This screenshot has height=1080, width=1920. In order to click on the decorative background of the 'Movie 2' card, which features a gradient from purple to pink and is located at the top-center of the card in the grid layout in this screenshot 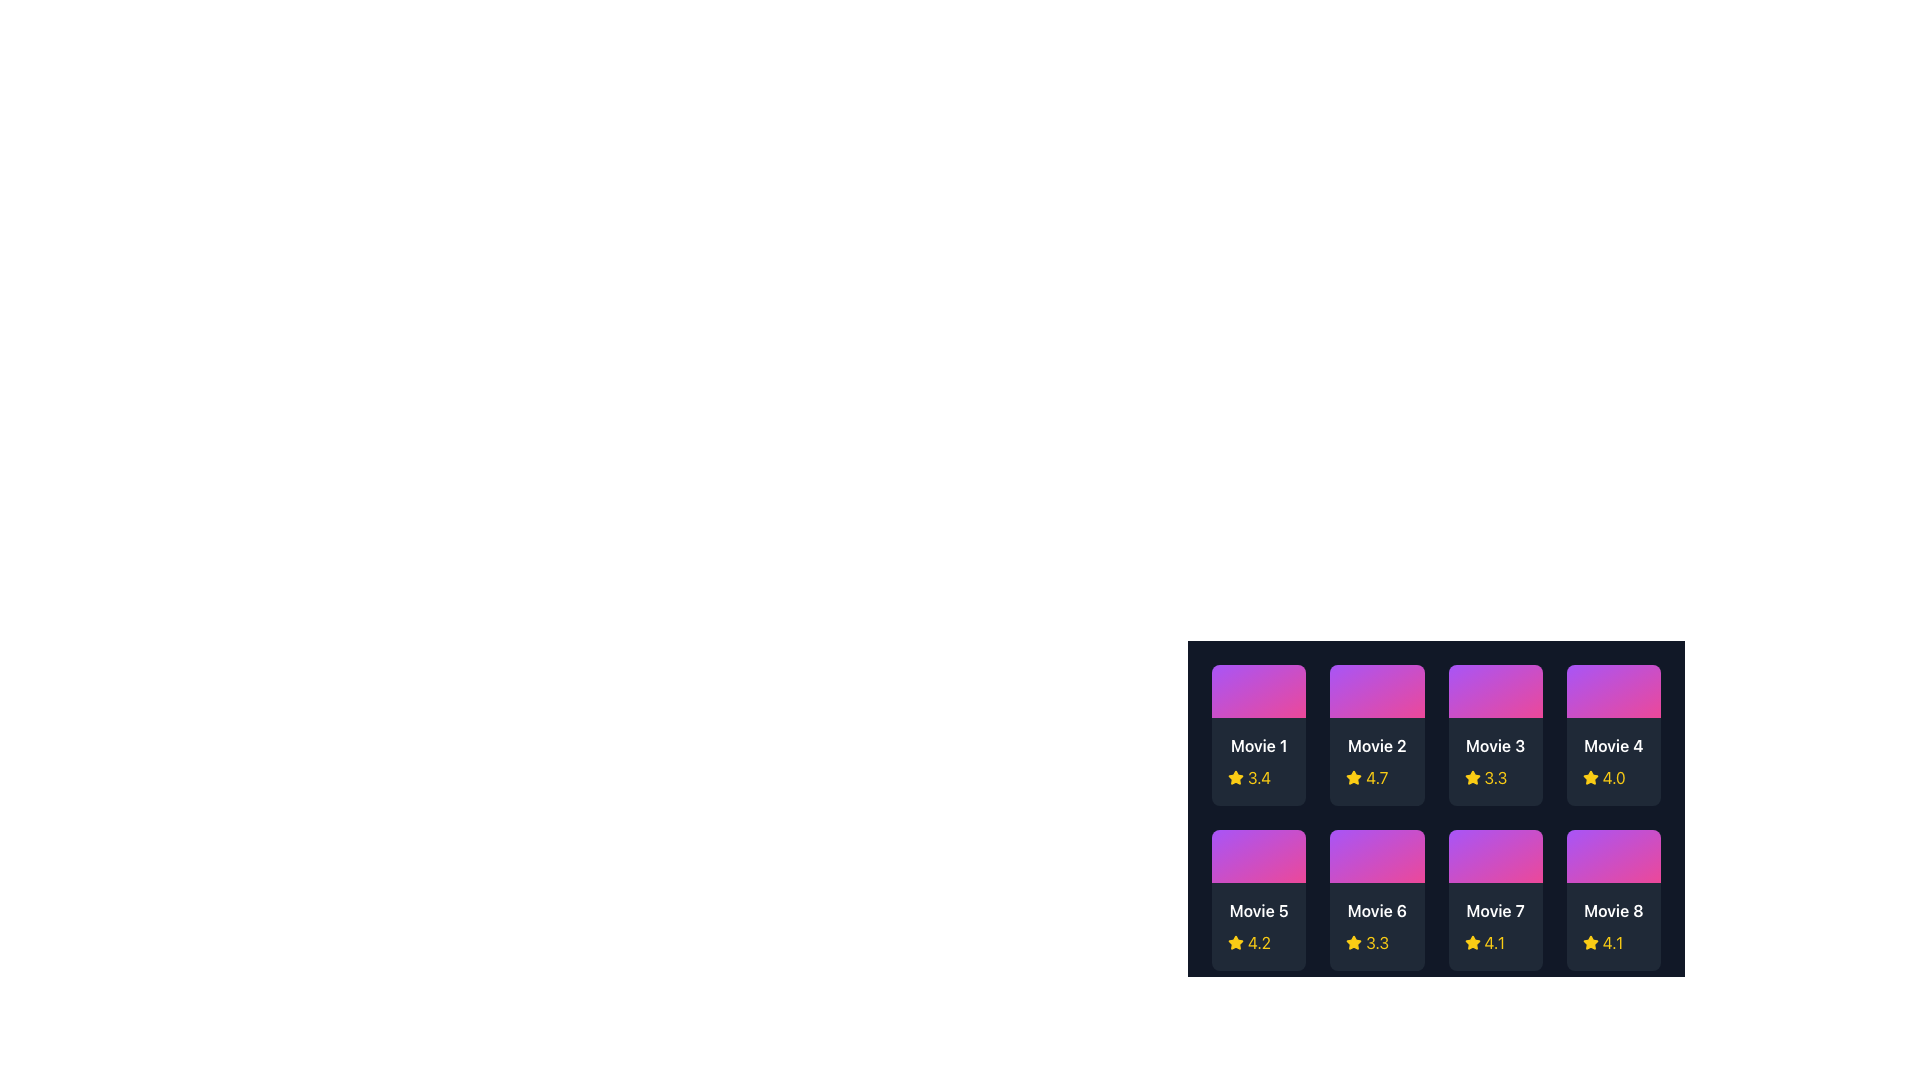, I will do `click(1376, 690)`.